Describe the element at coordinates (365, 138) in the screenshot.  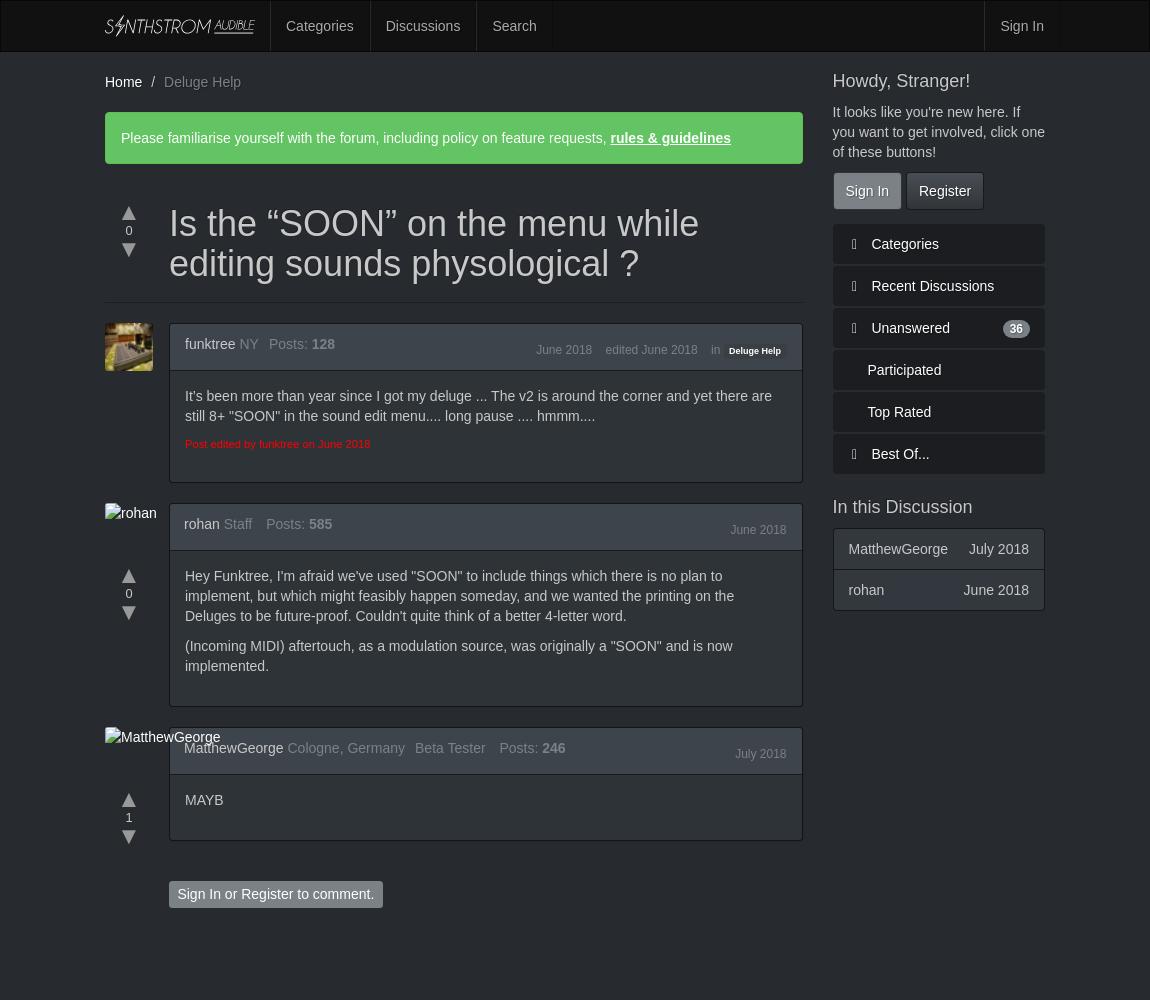
I see `'Please familiarise yourself with the forum, including policy on feature requests,'` at that location.